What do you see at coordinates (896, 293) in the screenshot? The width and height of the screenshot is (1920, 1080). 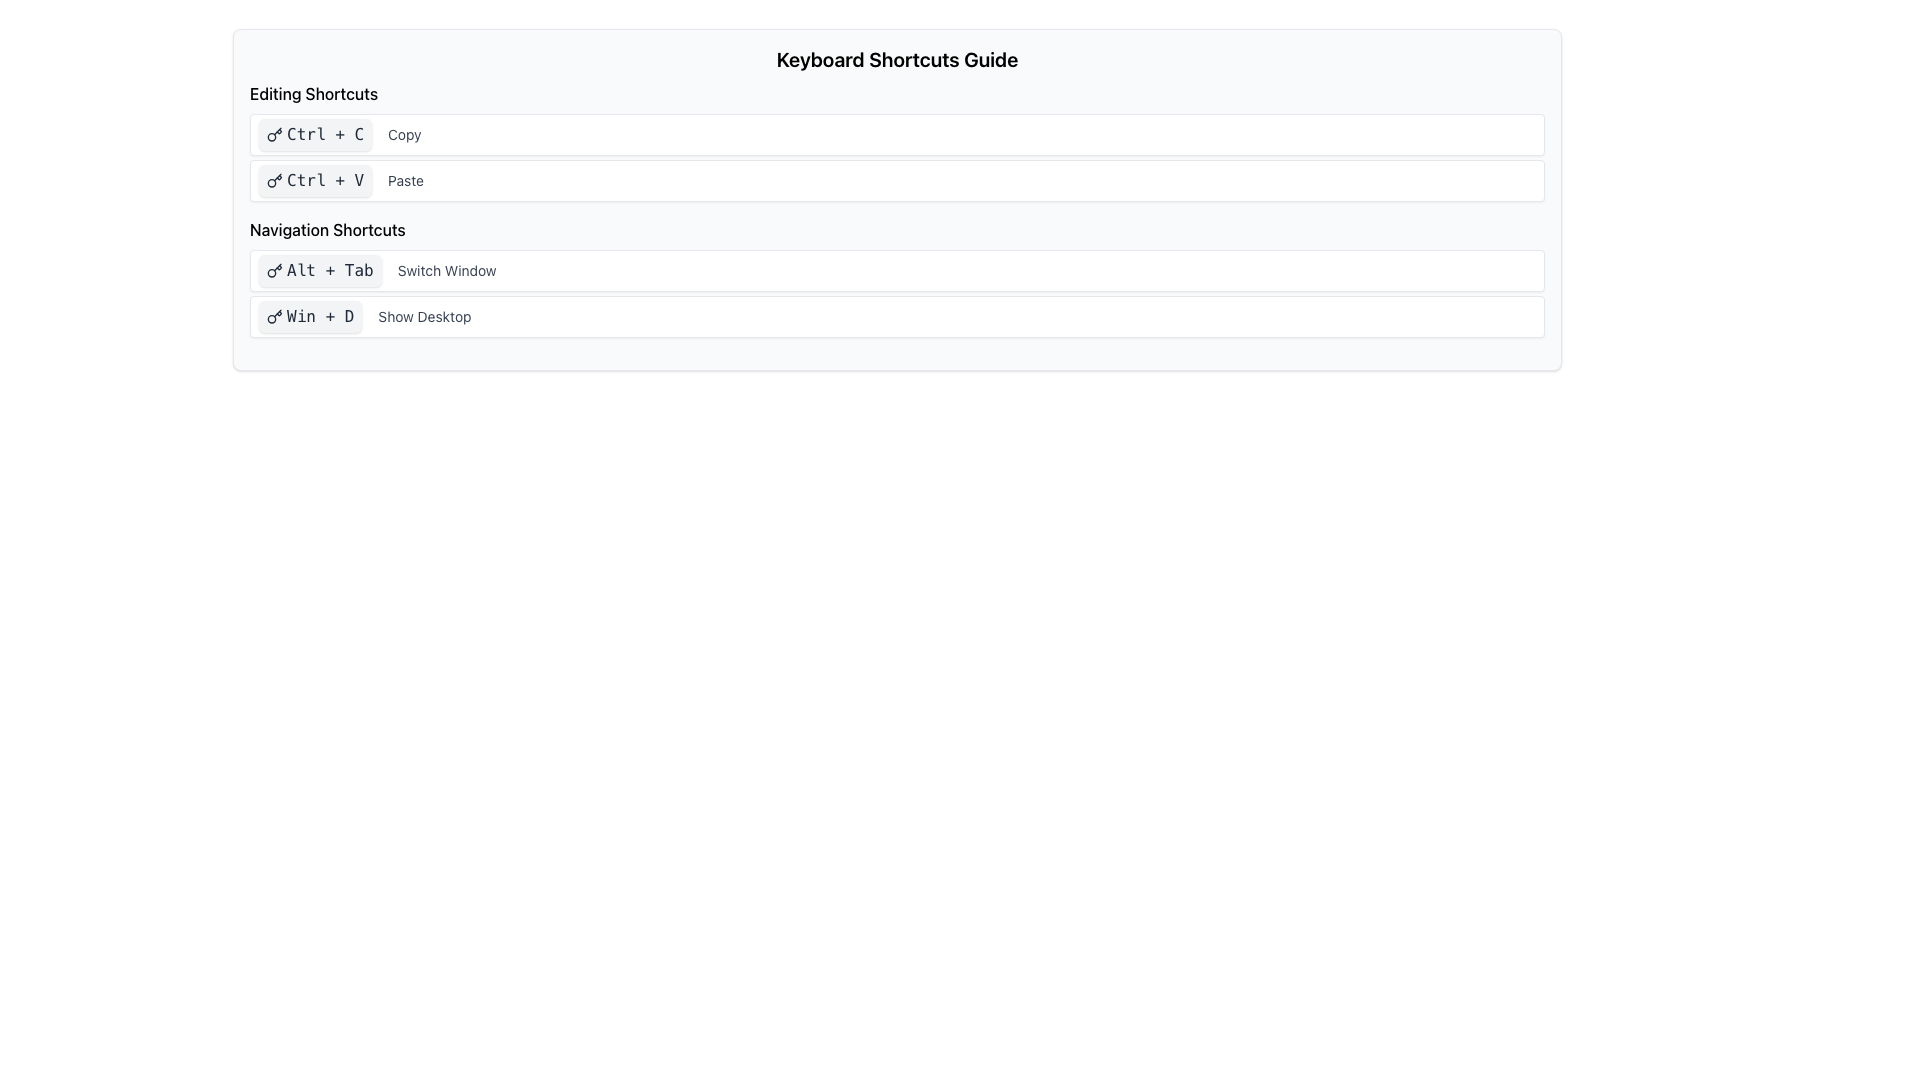 I see `the Text Block element that provides instructions on keyboard shortcuts, located below the 'Navigation Shortcuts' header` at bounding box center [896, 293].